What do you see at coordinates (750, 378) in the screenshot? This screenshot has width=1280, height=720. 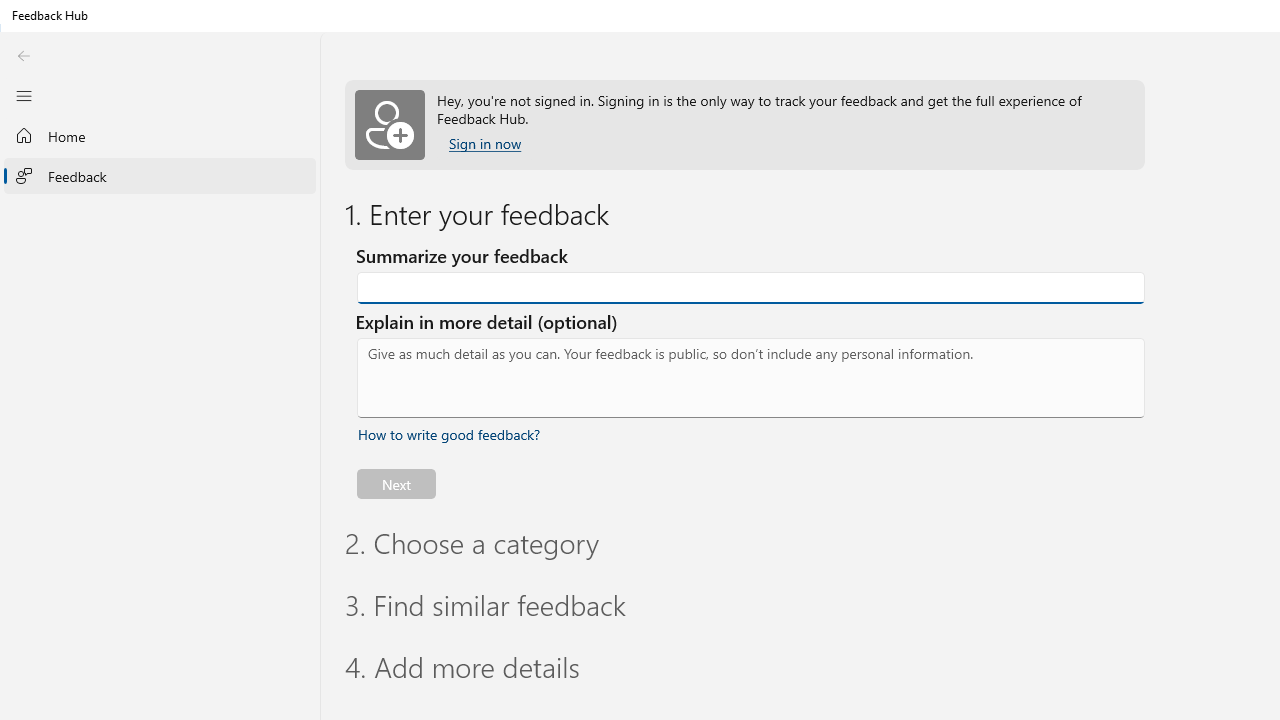 I see `'Explain in more detail (optional)'` at bounding box center [750, 378].